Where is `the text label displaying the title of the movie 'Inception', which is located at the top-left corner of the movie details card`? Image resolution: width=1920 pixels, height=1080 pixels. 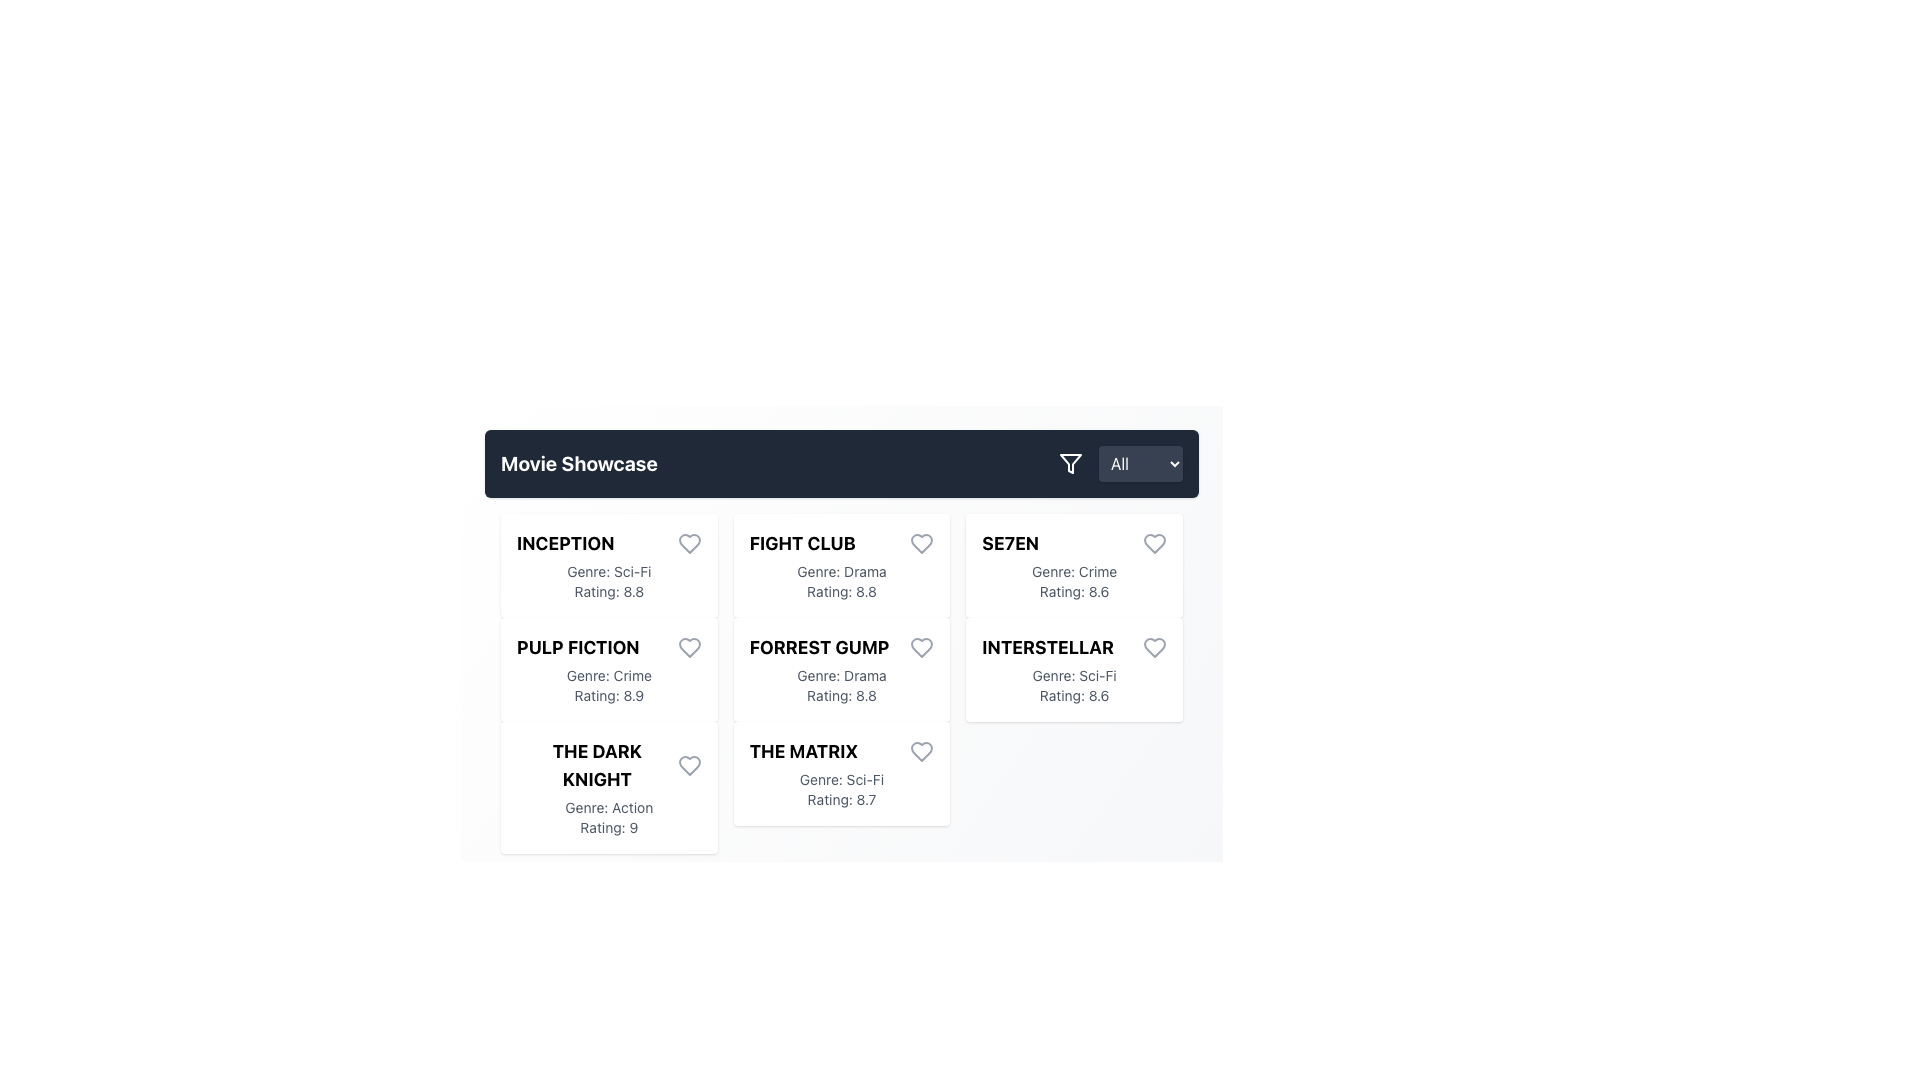 the text label displaying the title of the movie 'Inception', which is located at the top-left corner of the movie details card is located at coordinates (608, 543).